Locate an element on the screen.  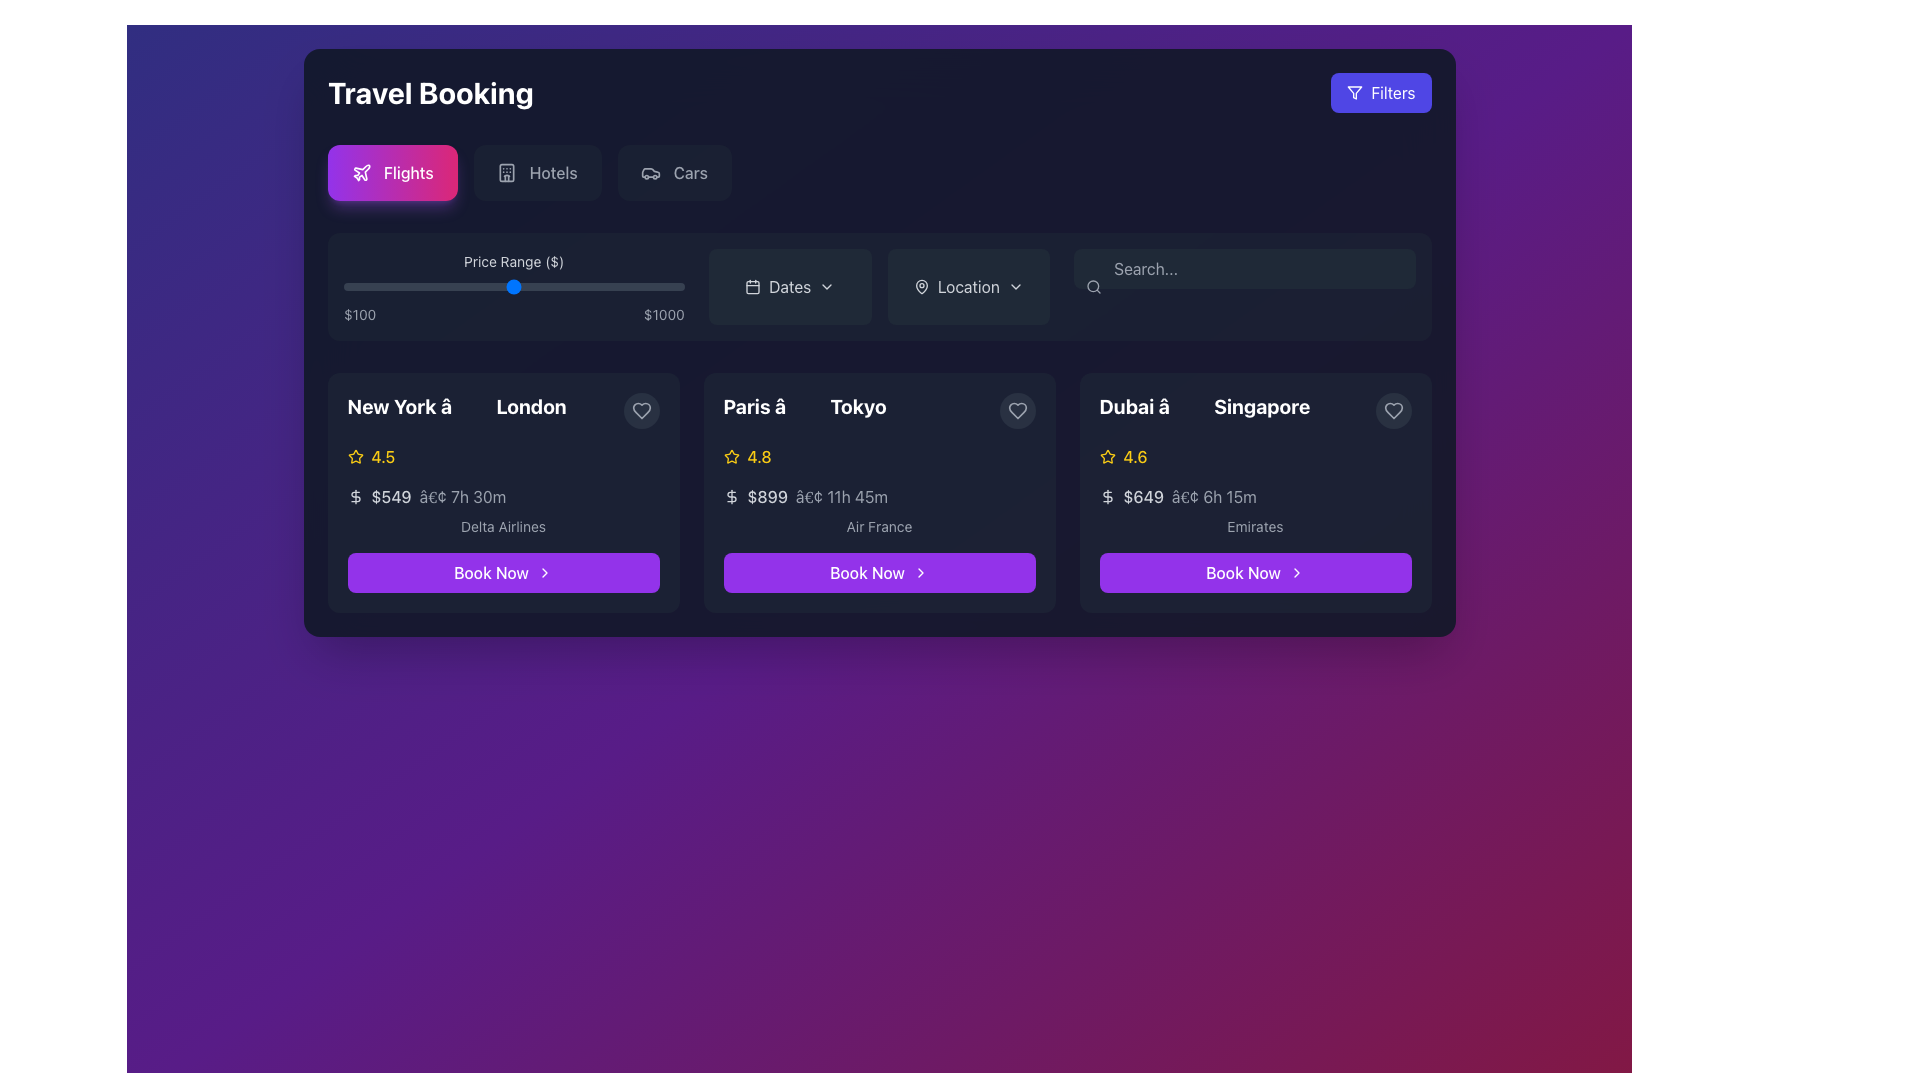
the vibrant purple 'Book Now' button with rounded corners is located at coordinates (879, 573).